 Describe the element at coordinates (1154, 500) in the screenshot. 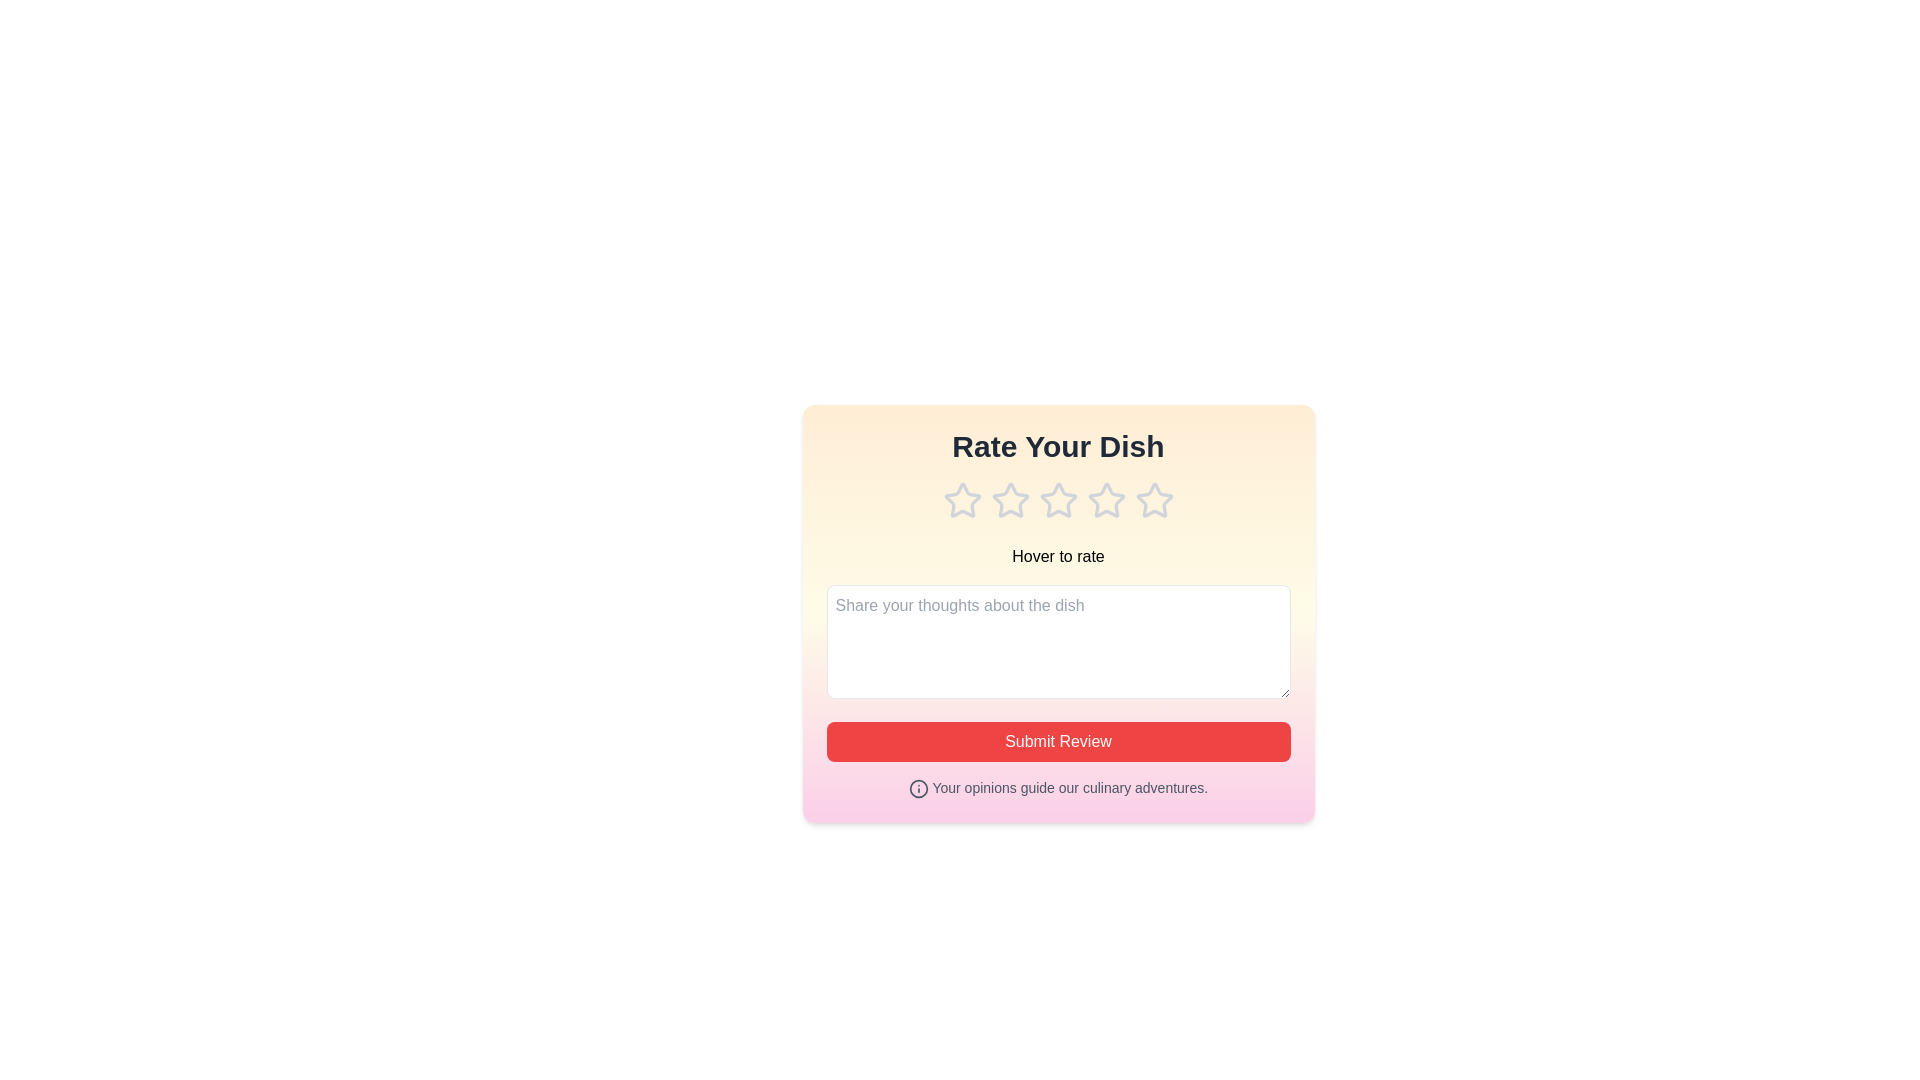

I see `the star corresponding to 5 to preview the rating` at that location.